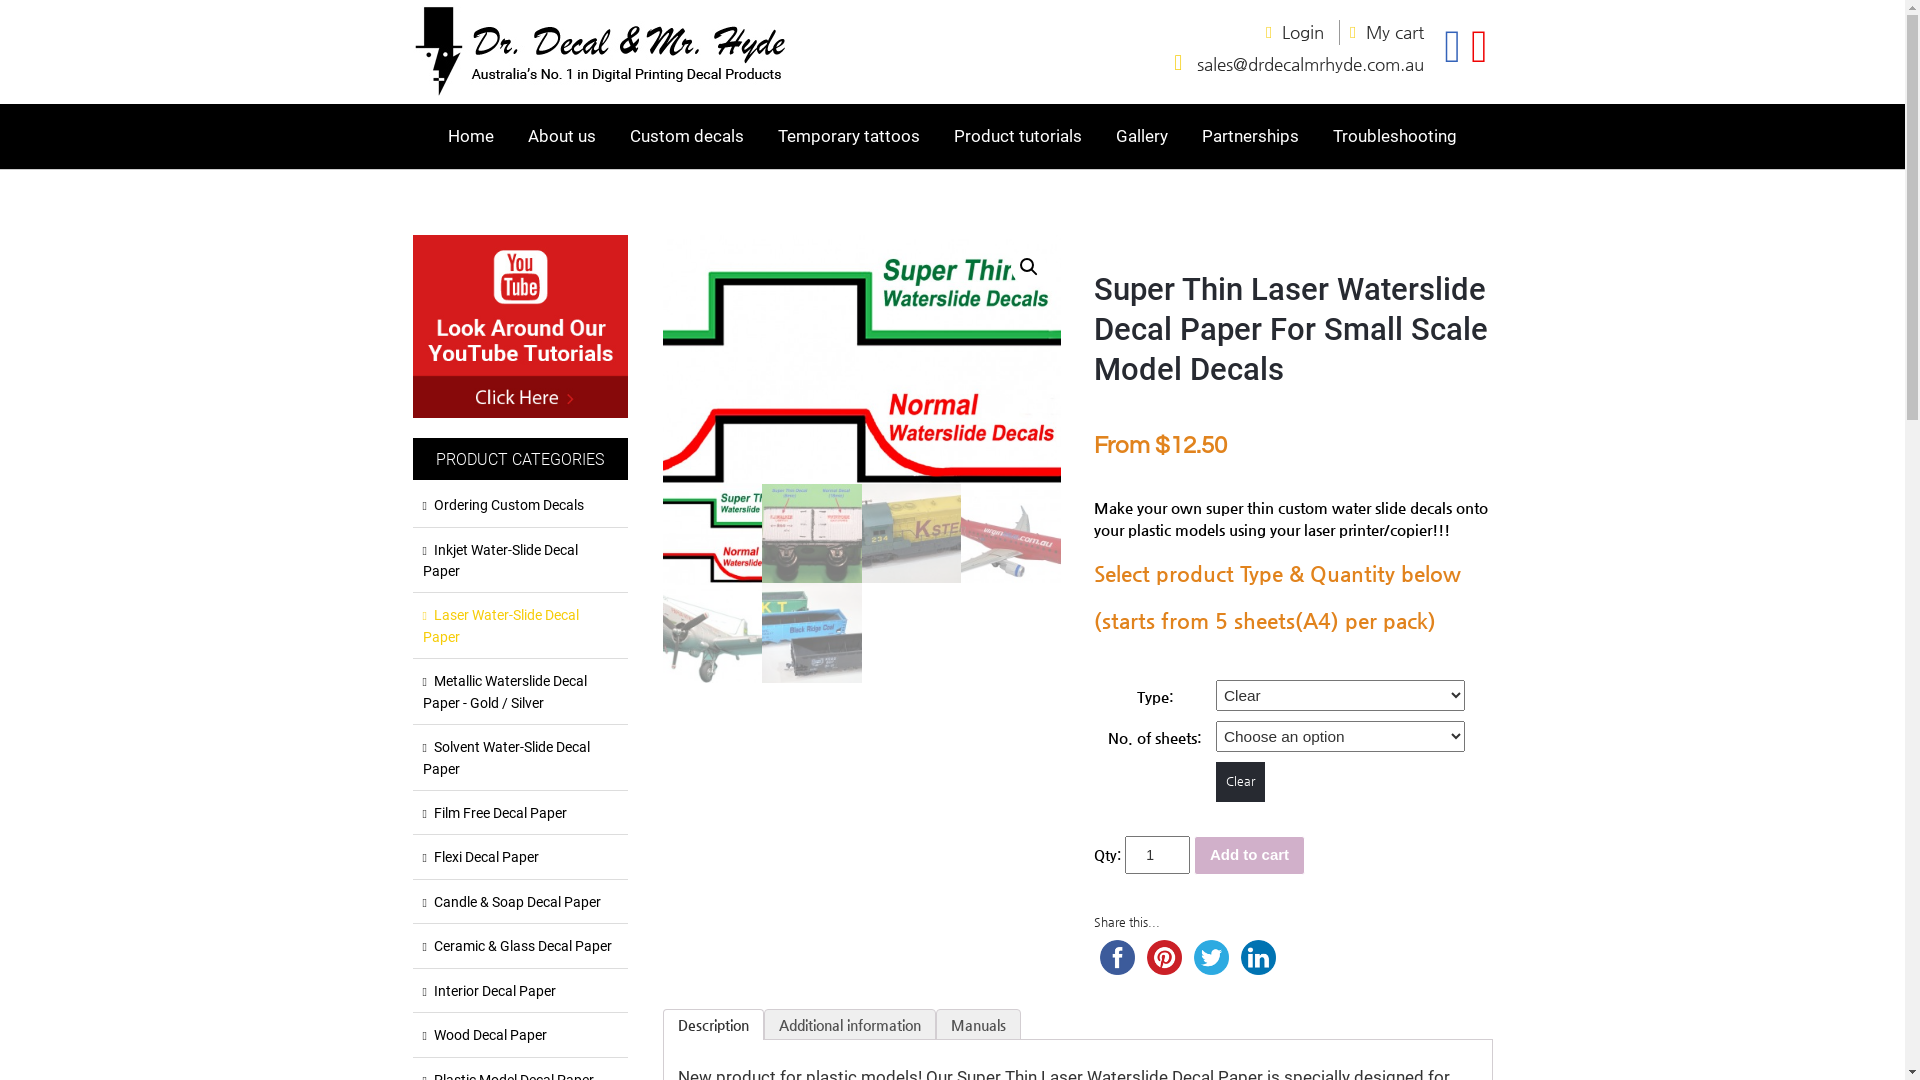  What do you see at coordinates (519, 902) in the screenshot?
I see `'Candle & Soap Decal Paper'` at bounding box center [519, 902].